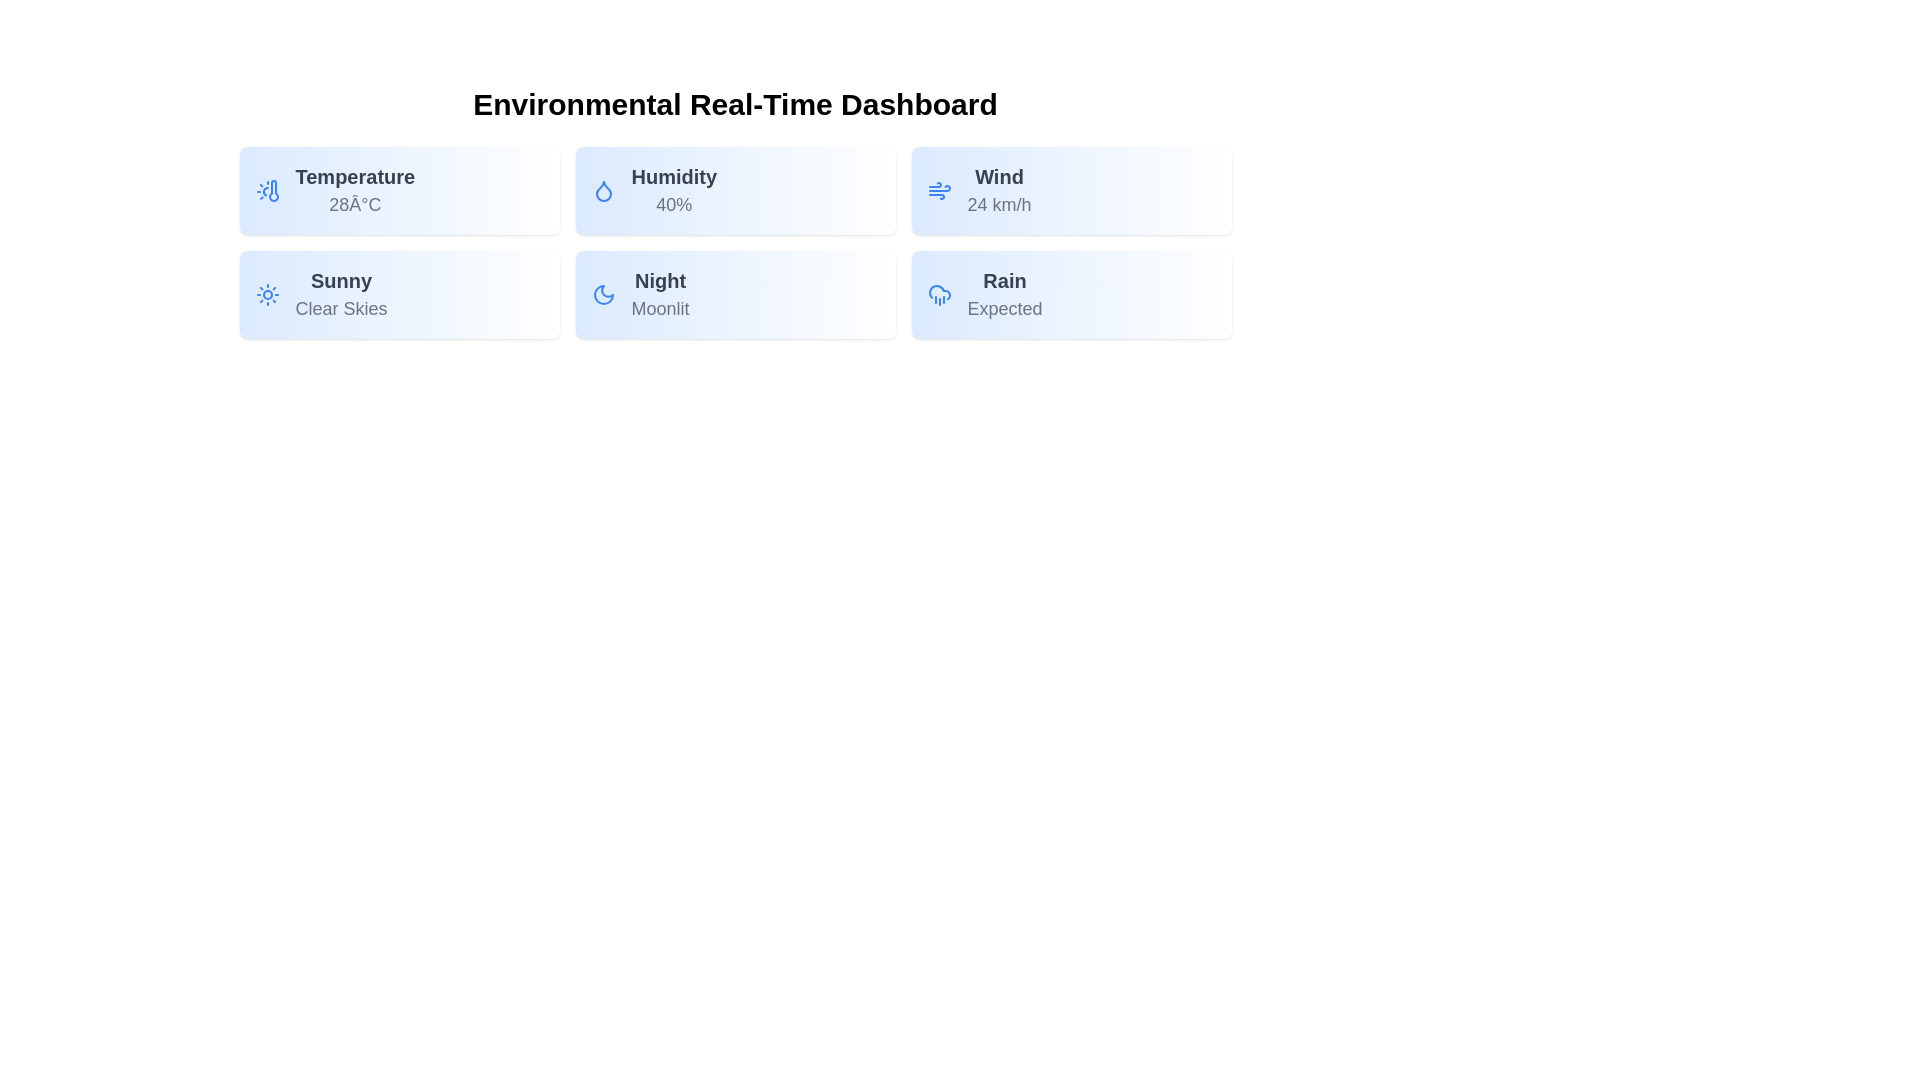 The width and height of the screenshot is (1920, 1080). Describe the element at coordinates (399, 191) in the screenshot. I see `the temperature display card located at the top-left corner of the grid layout` at that location.